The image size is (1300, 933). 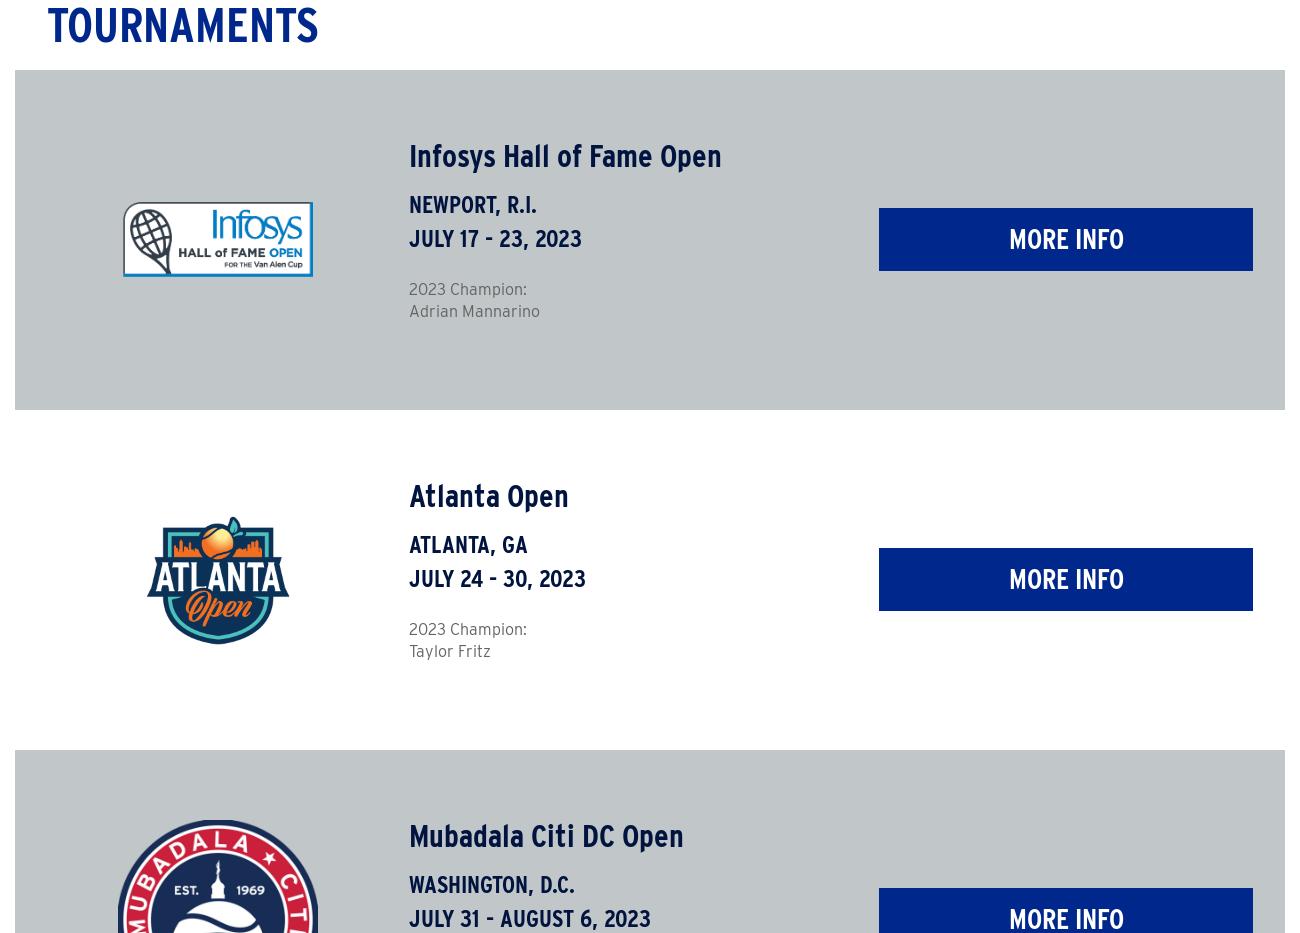 What do you see at coordinates (465, 289) in the screenshot?
I see `'2023 Champion:'` at bounding box center [465, 289].